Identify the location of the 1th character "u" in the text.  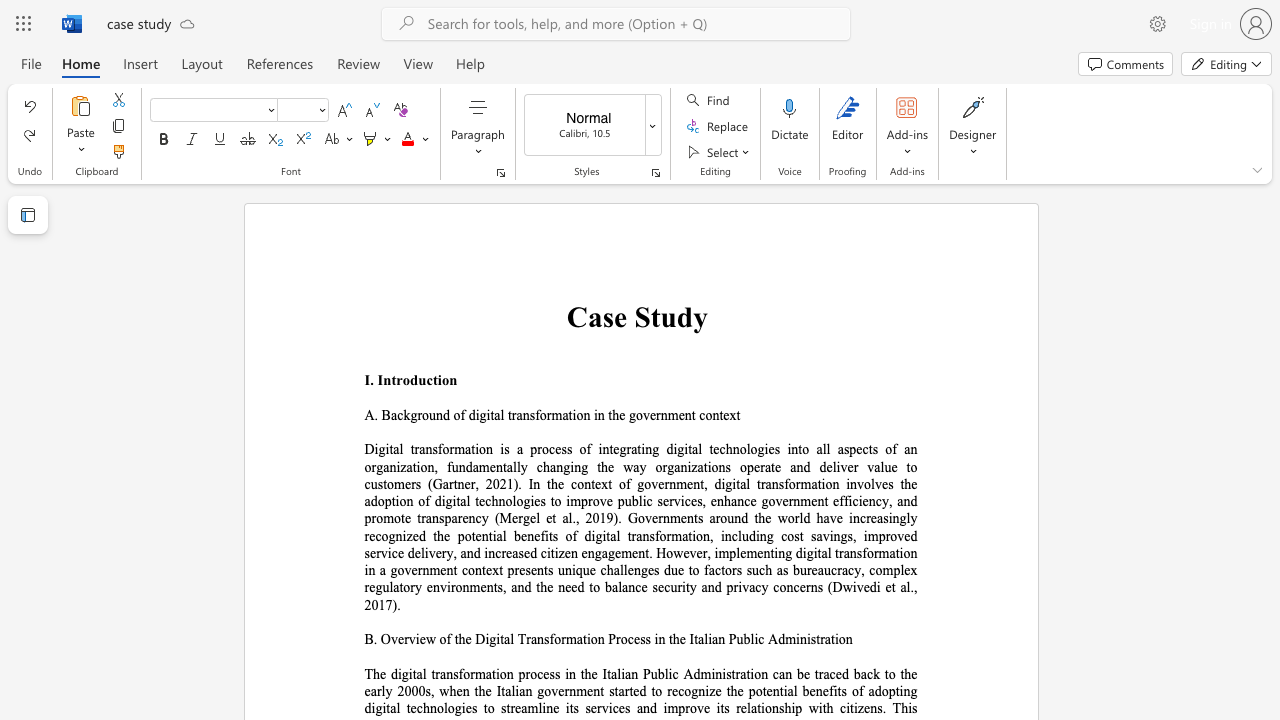
(421, 380).